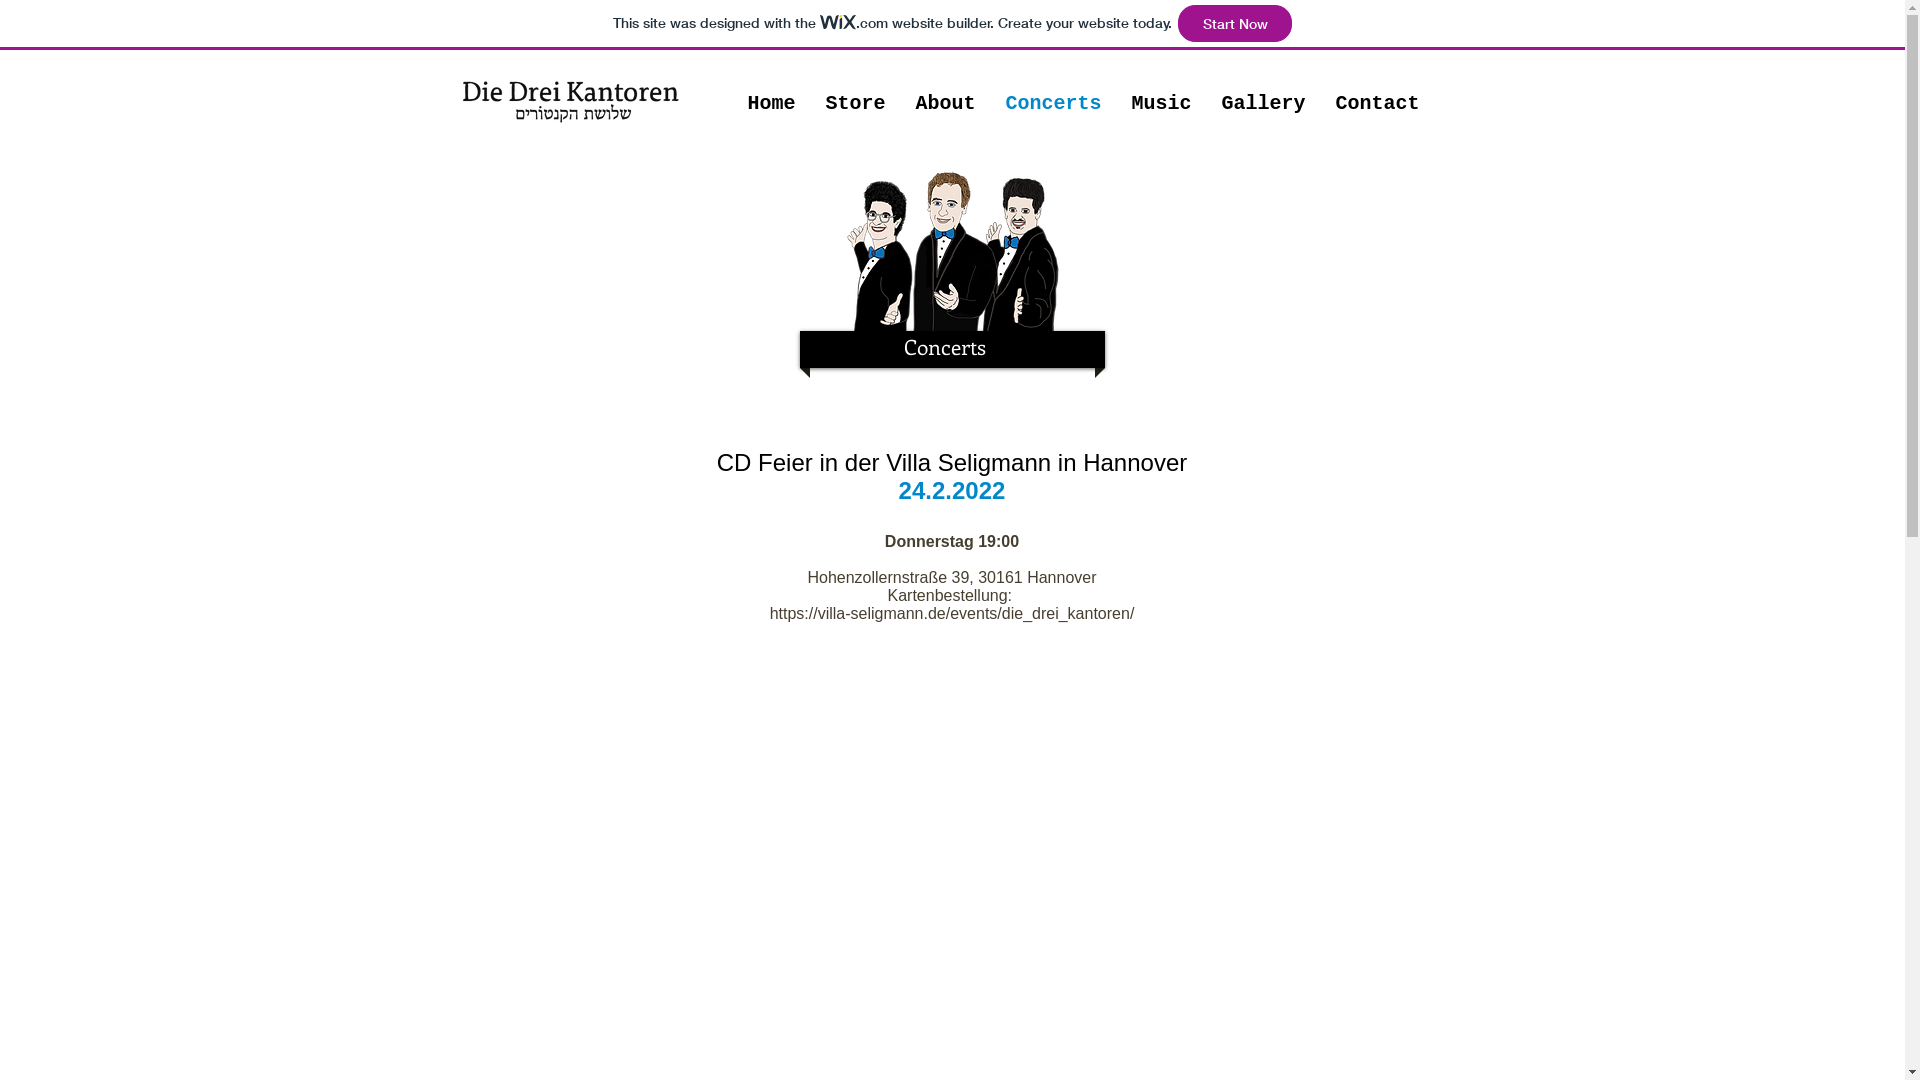  What do you see at coordinates (1161, 92) in the screenshot?
I see `'Music'` at bounding box center [1161, 92].